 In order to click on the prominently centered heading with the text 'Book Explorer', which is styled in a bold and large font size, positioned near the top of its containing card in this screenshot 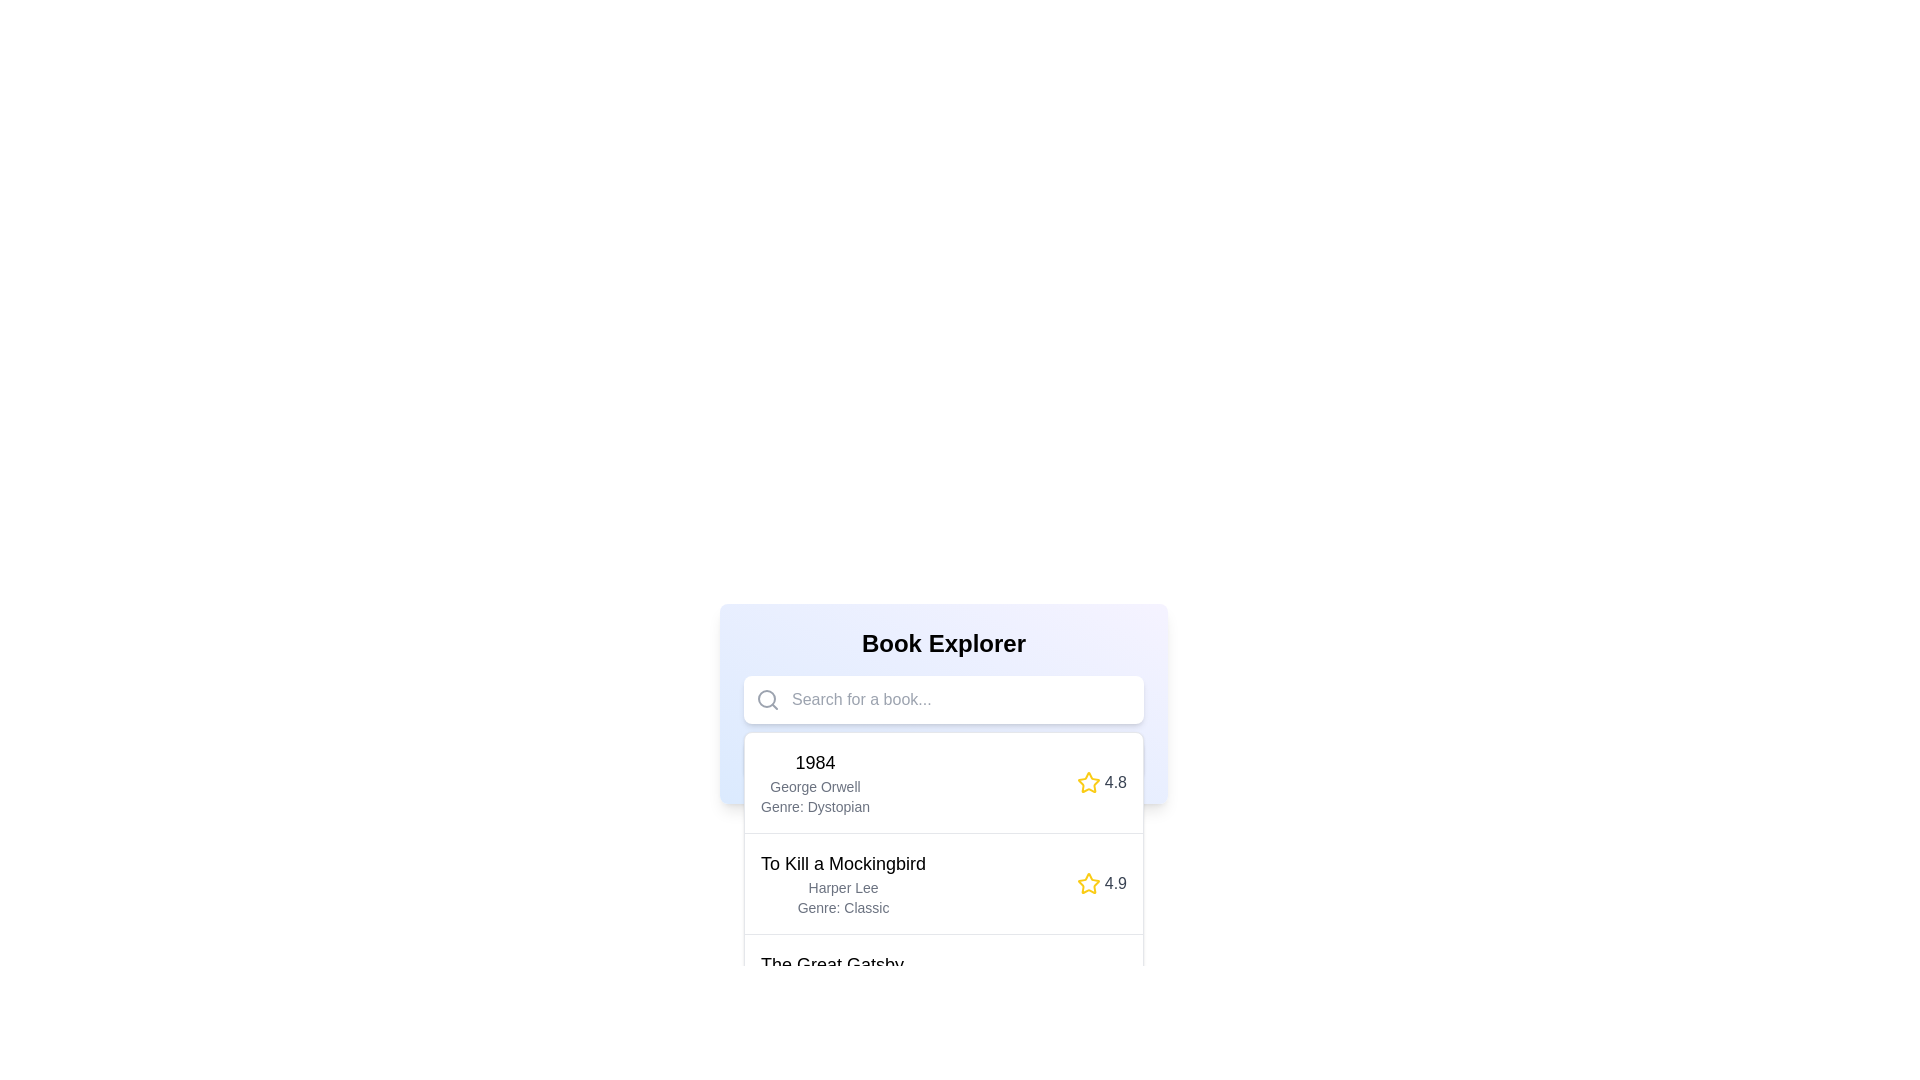, I will do `click(943, 644)`.